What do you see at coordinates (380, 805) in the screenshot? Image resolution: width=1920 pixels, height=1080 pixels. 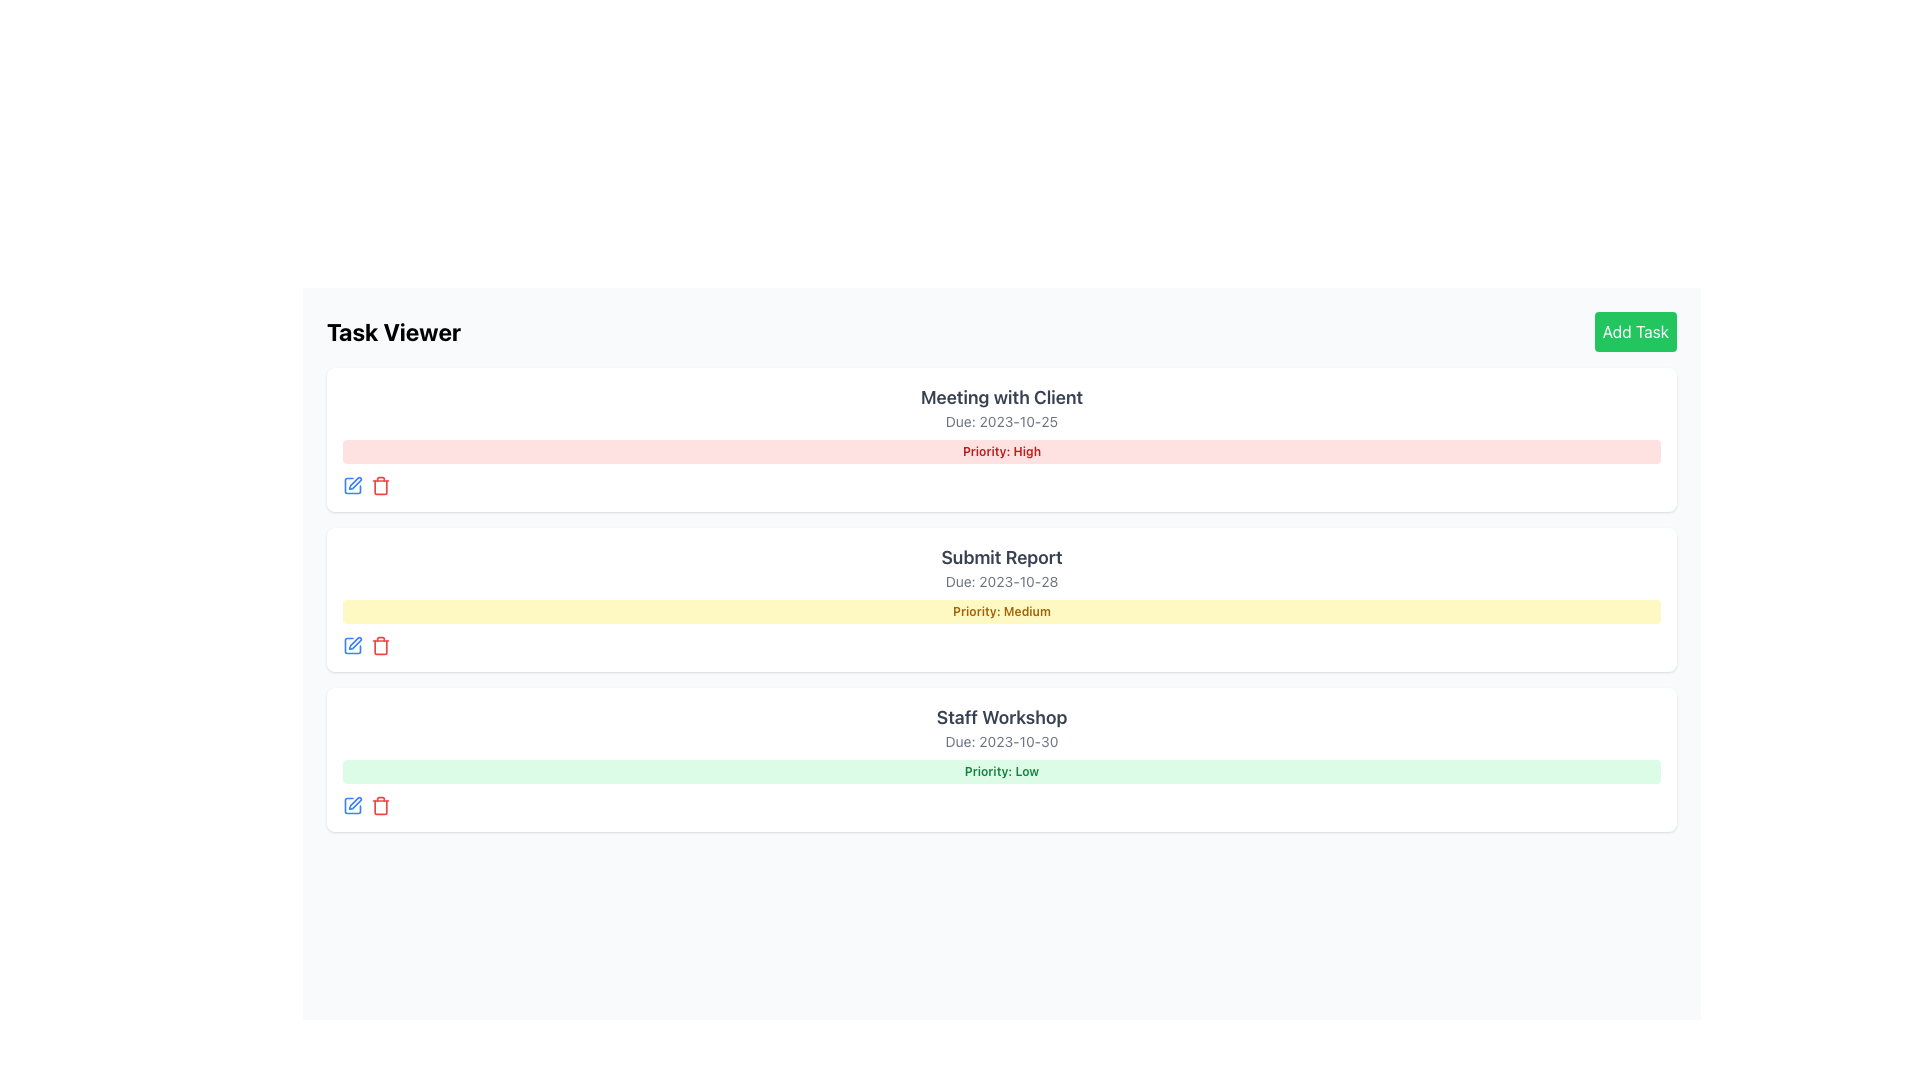 I see `the curved rectangular delete icon of the trash can` at bounding box center [380, 805].